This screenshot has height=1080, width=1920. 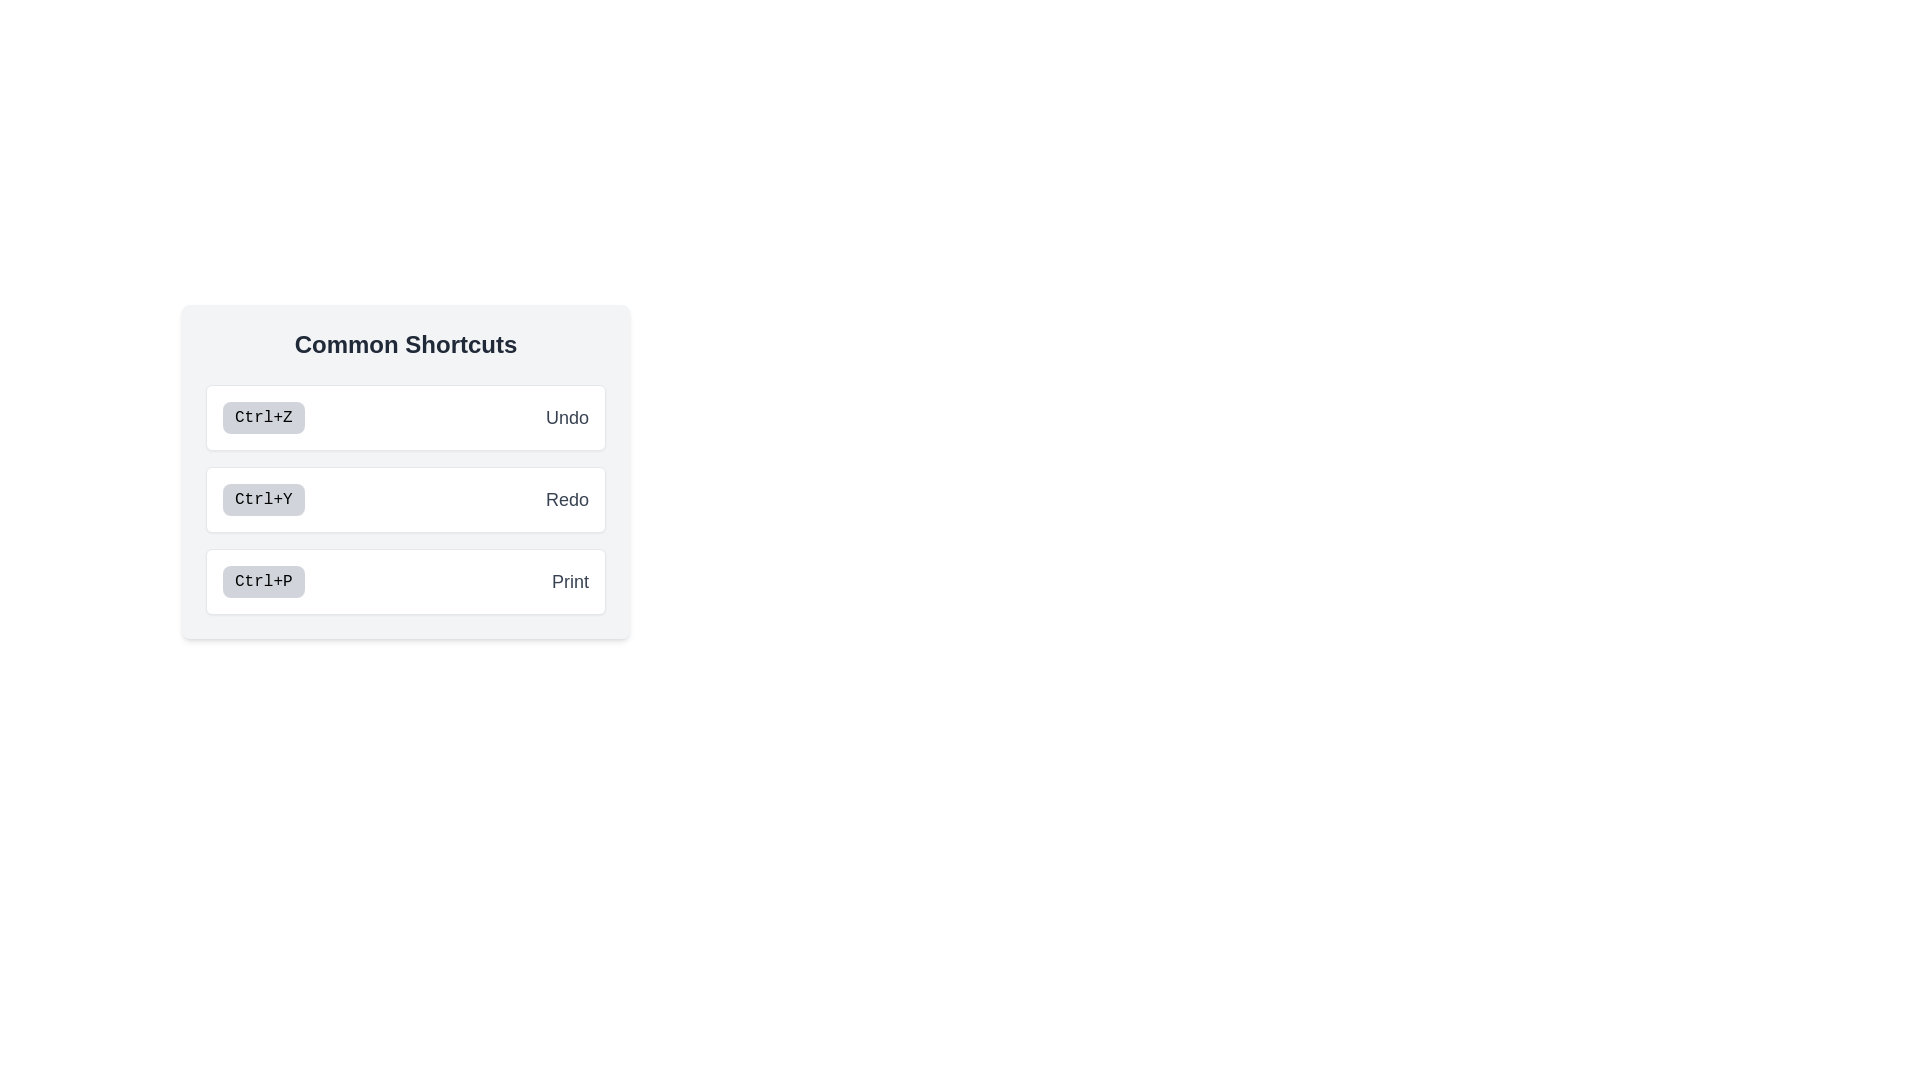 What do you see at coordinates (566, 499) in the screenshot?
I see `the 'Redo' label, which is styled in gray and located to the right of the 'Ctrl+Y' label in the 'Common Shortcuts' section` at bounding box center [566, 499].